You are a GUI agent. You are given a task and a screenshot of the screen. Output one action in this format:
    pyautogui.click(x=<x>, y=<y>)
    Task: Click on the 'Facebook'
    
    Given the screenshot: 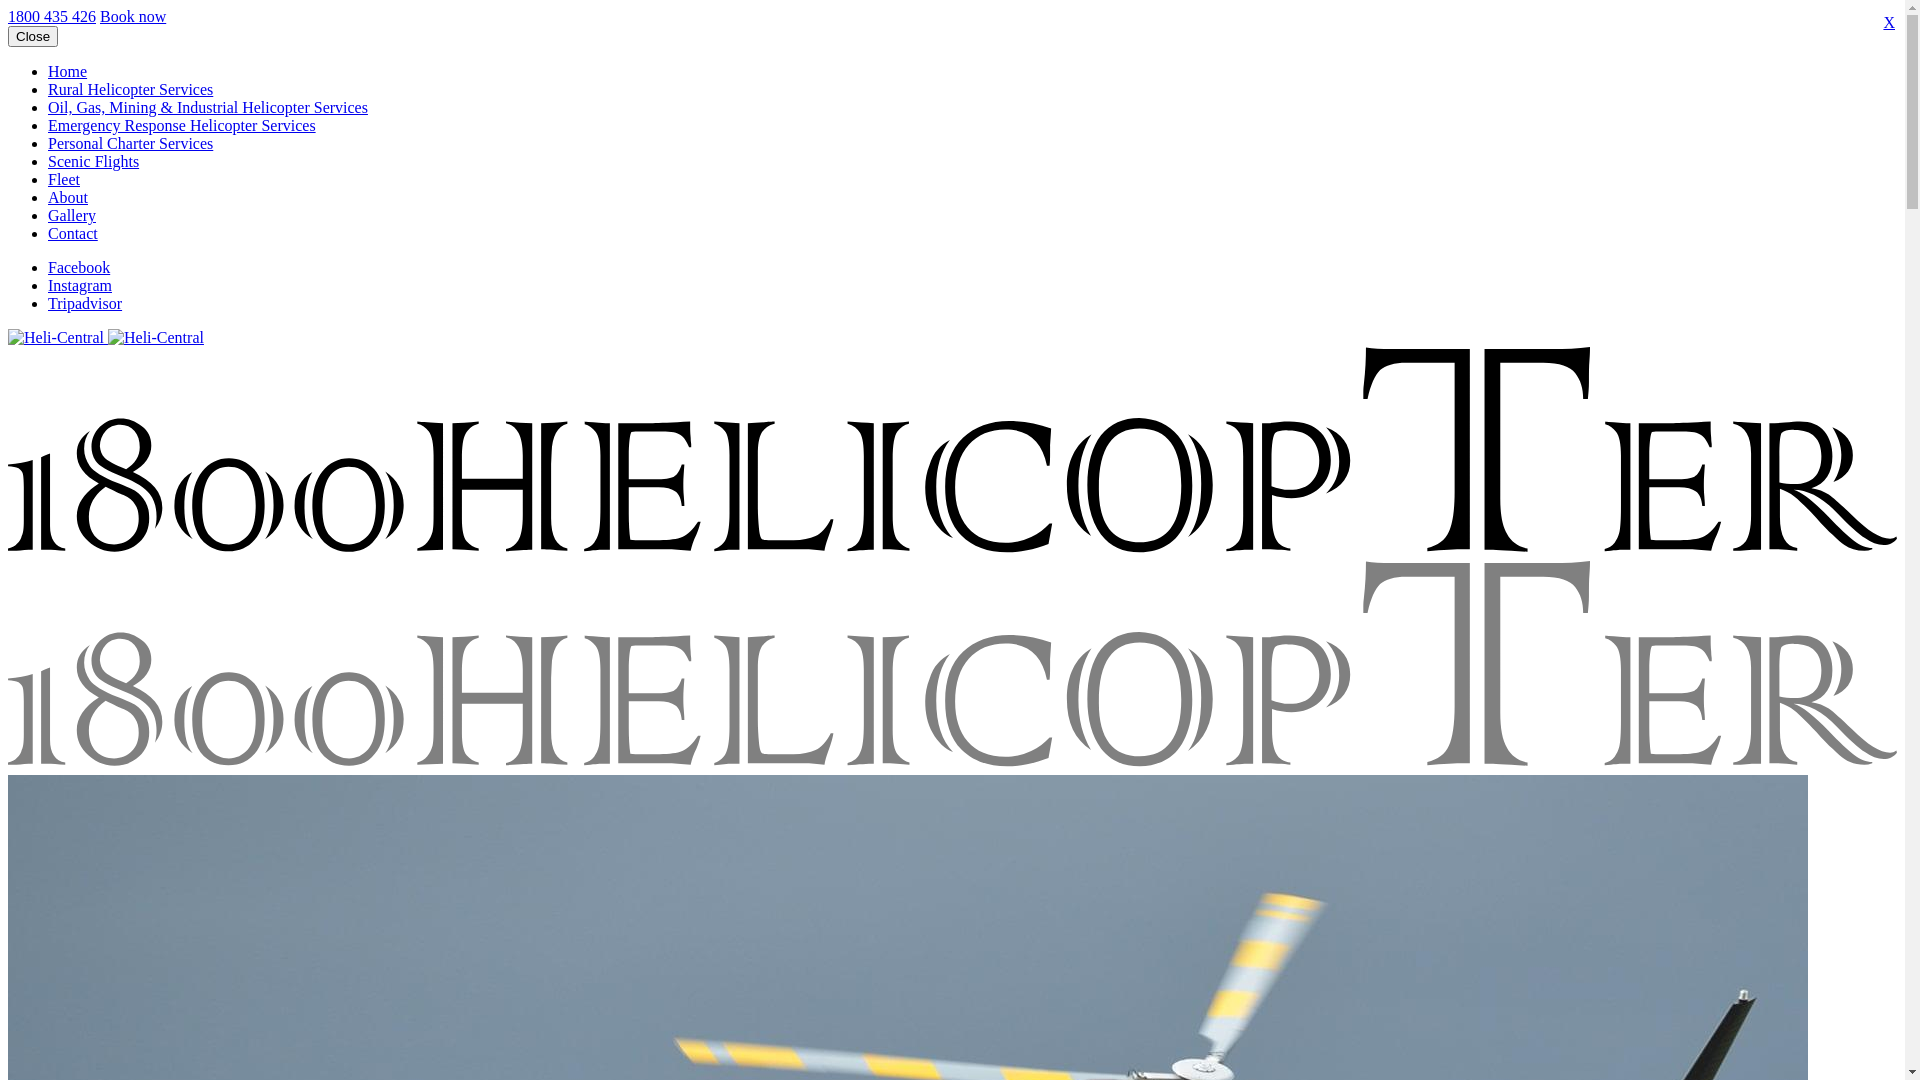 What is the action you would take?
    pyautogui.click(x=78, y=266)
    